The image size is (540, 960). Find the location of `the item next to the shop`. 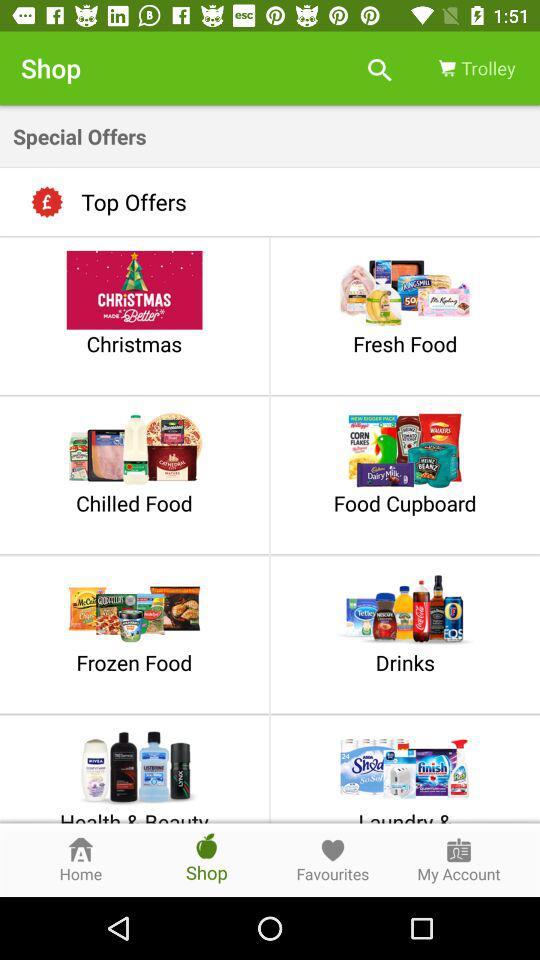

the item next to the shop is located at coordinates (379, 68).